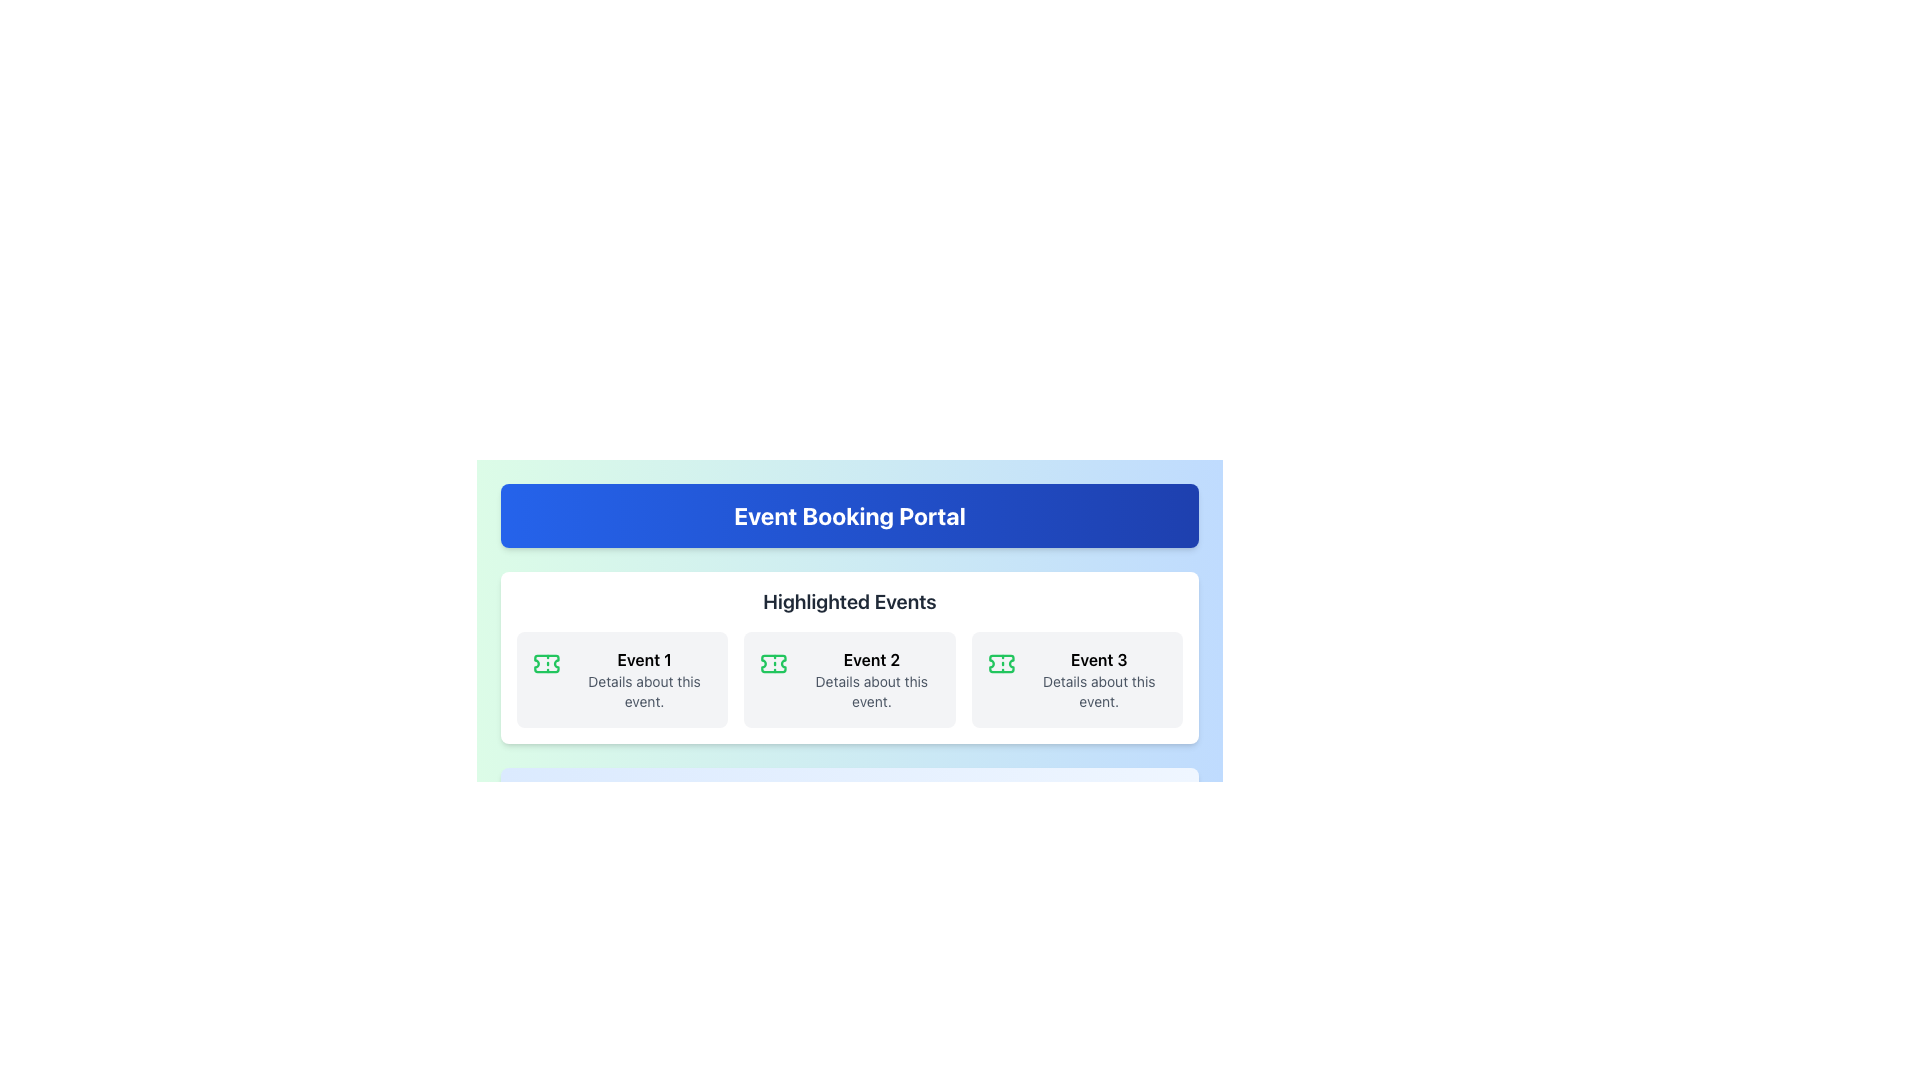  Describe the element at coordinates (773, 663) in the screenshot. I see `the decorative or functional icon for 'Event 2', which is located in the second highlighted event card, to the left of the text 'Event 2'` at that location.